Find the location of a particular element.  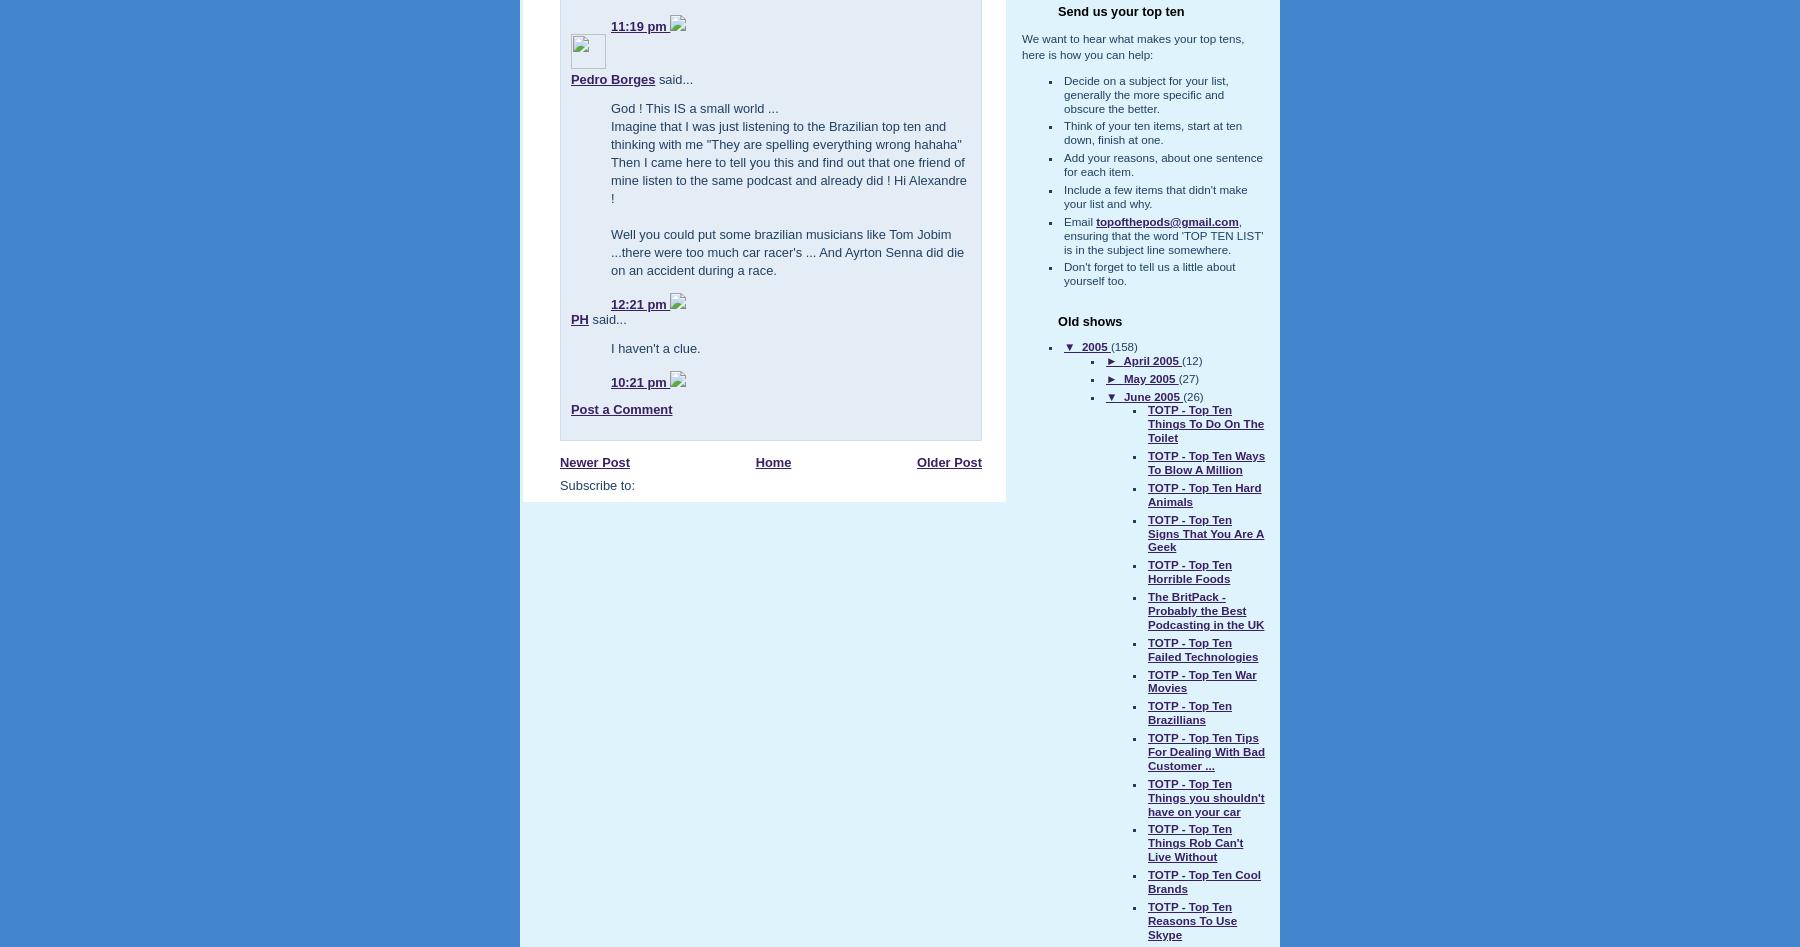

'May 2005' is located at coordinates (1123, 377).